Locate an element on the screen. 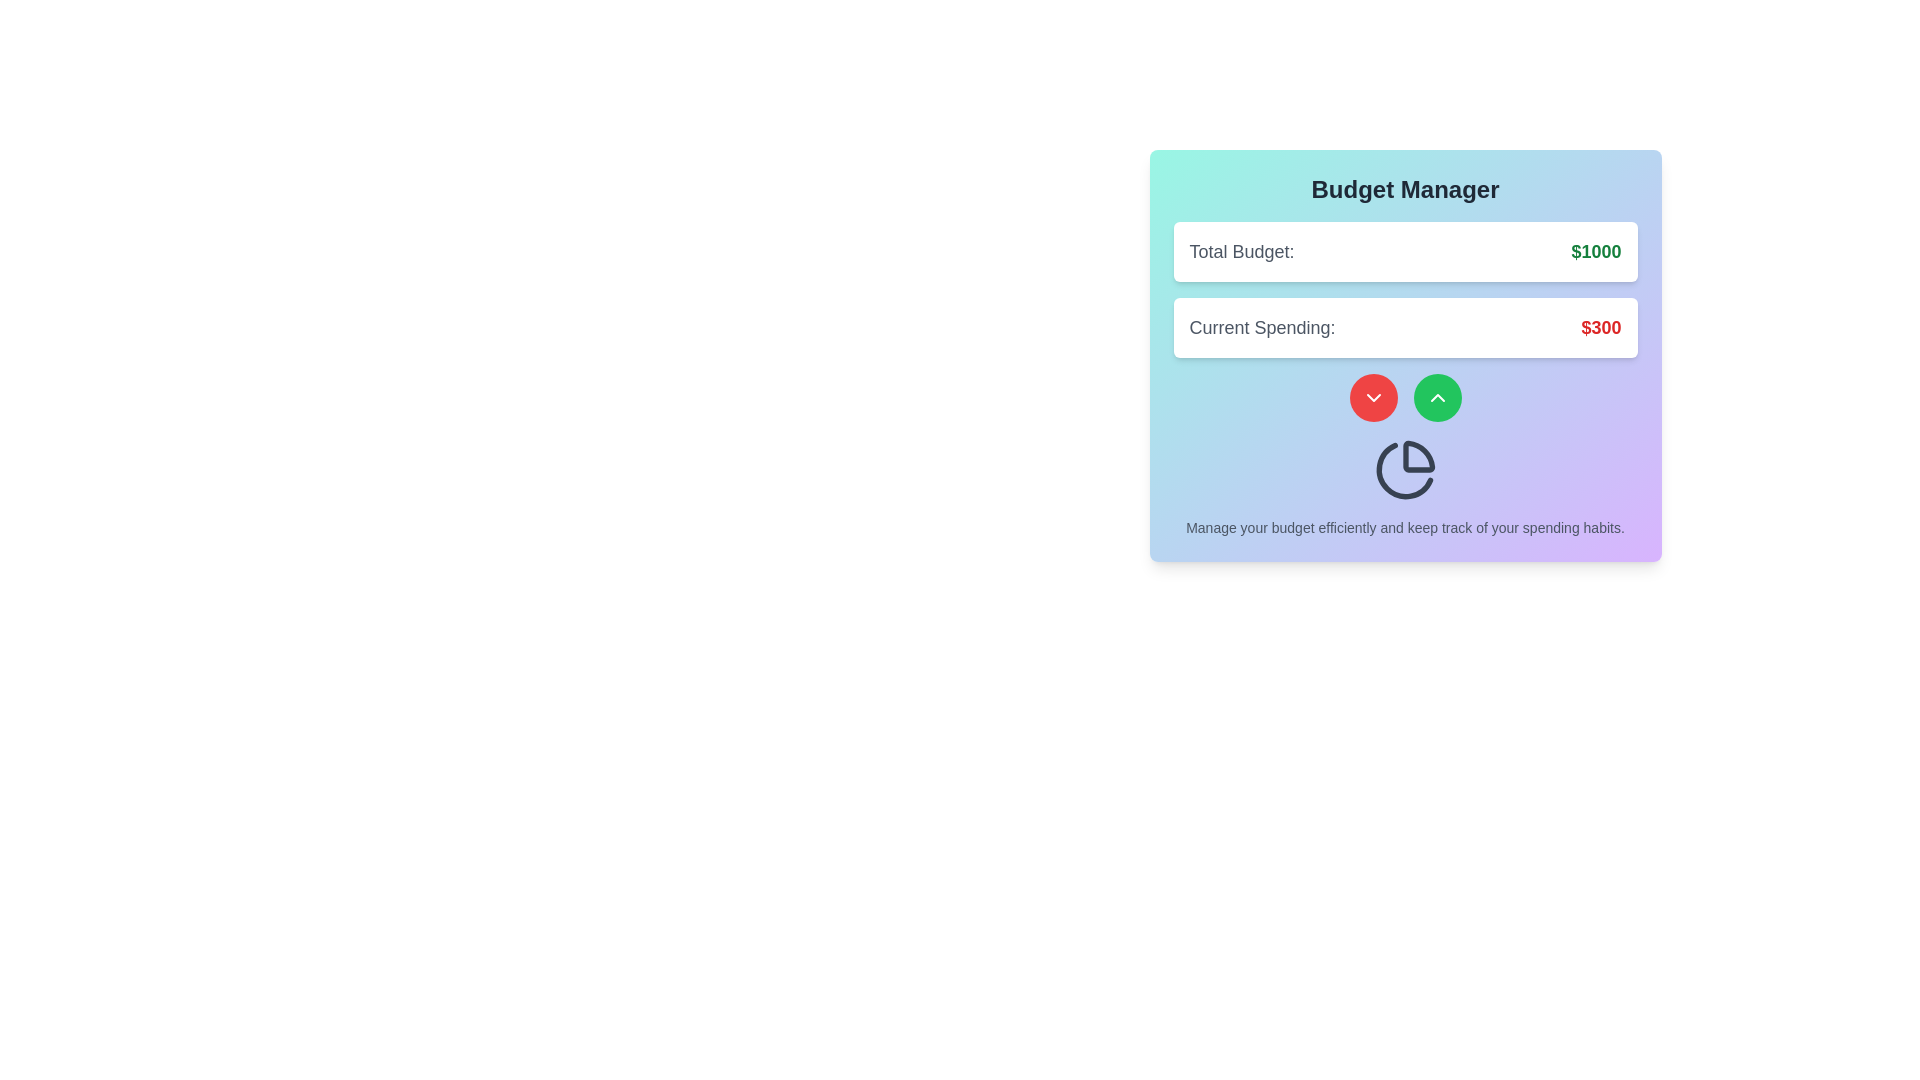 The height and width of the screenshot is (1080, 1920). the visual data representation of the graphical segment located in the upper right section of the SVG pie chart icon is located at coordinates (1417, 456).